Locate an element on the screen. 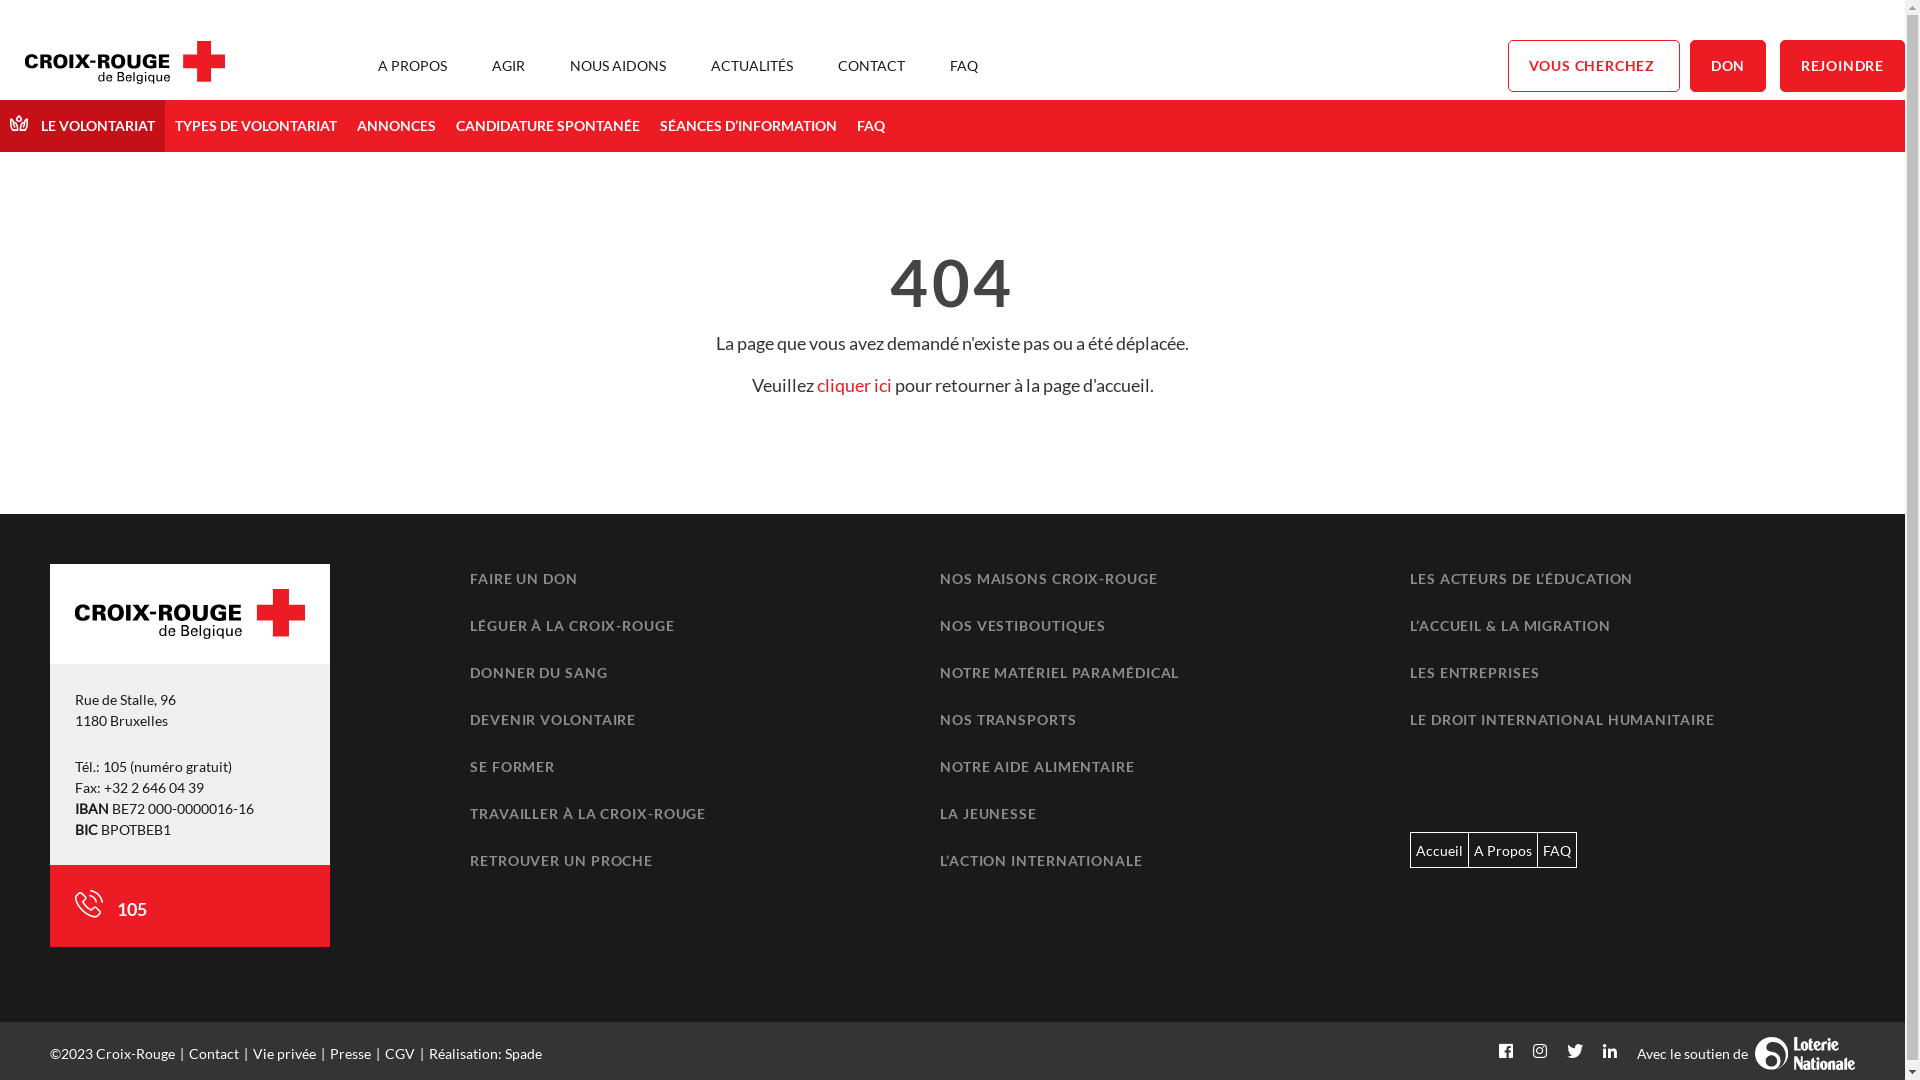 This screenshot has width=1920, height=1080. 'Contact' is located at coordinates (214, 1052).